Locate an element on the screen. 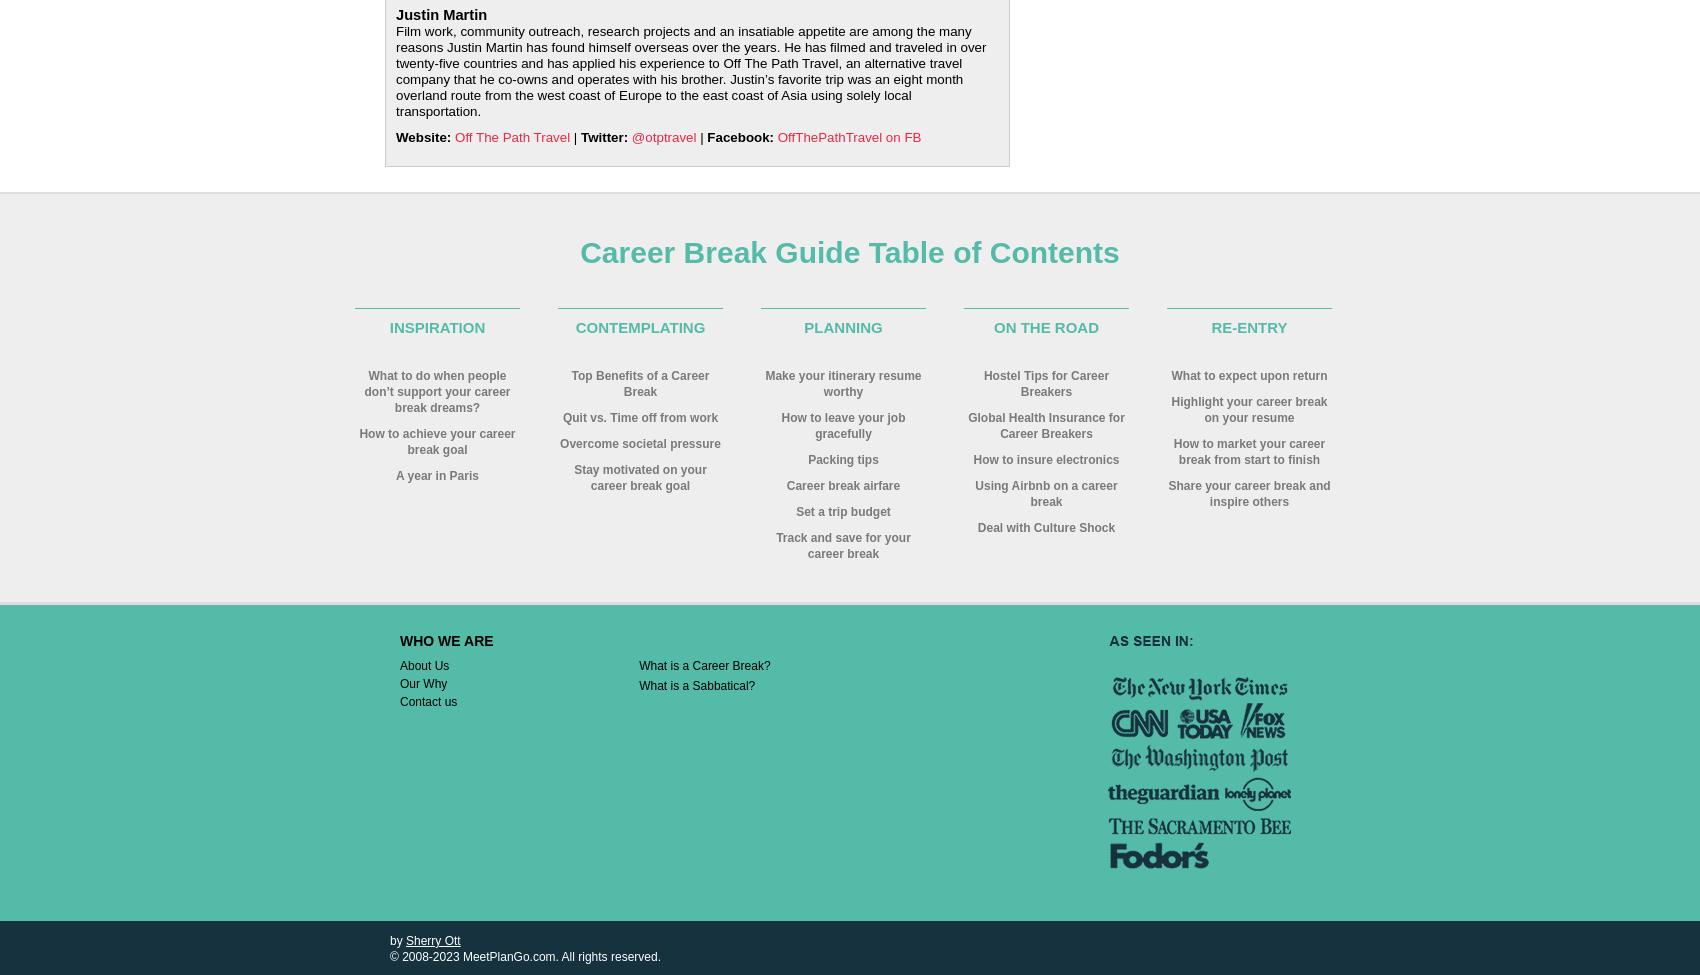 The width and height of the screenshot is (1700, 975). 'Website:' is located at coordinates (394, 136).